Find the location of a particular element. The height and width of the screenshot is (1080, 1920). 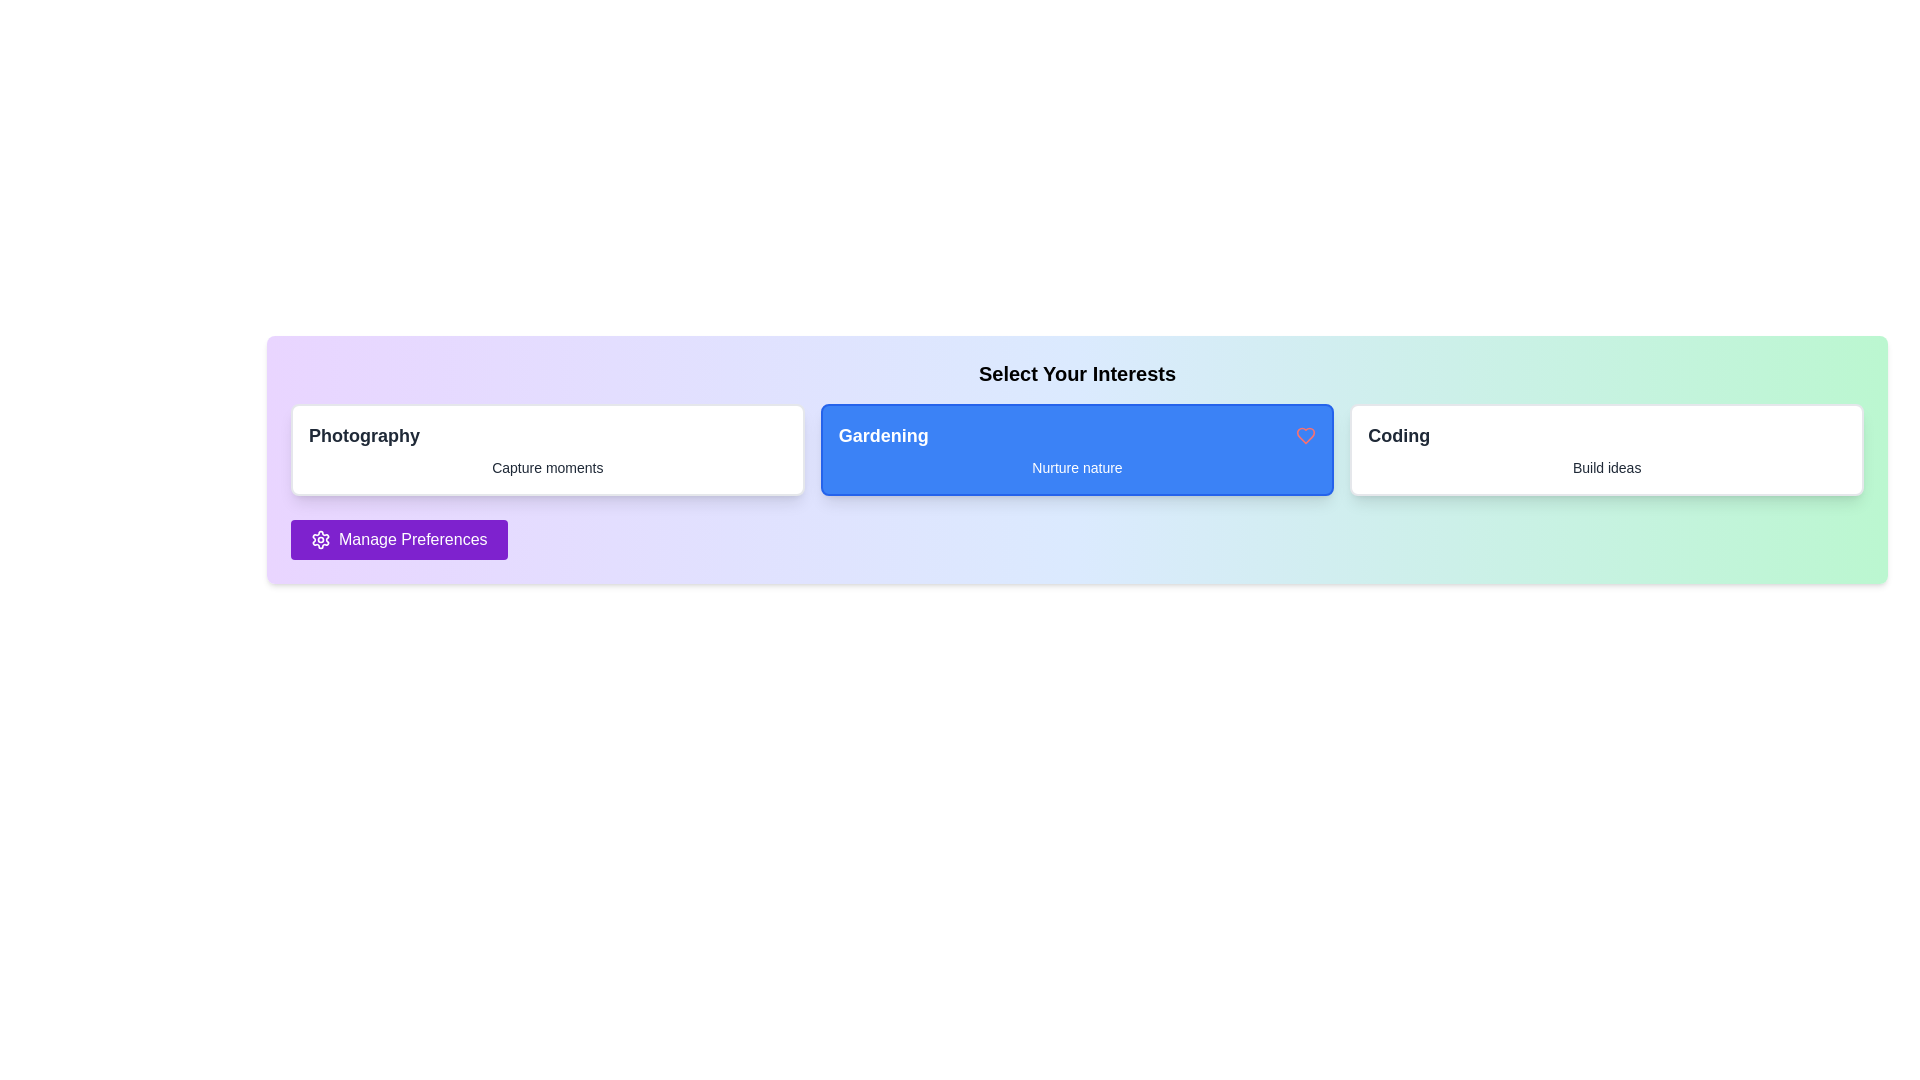

the interest item Coding is located at coordinates (1607, 450).